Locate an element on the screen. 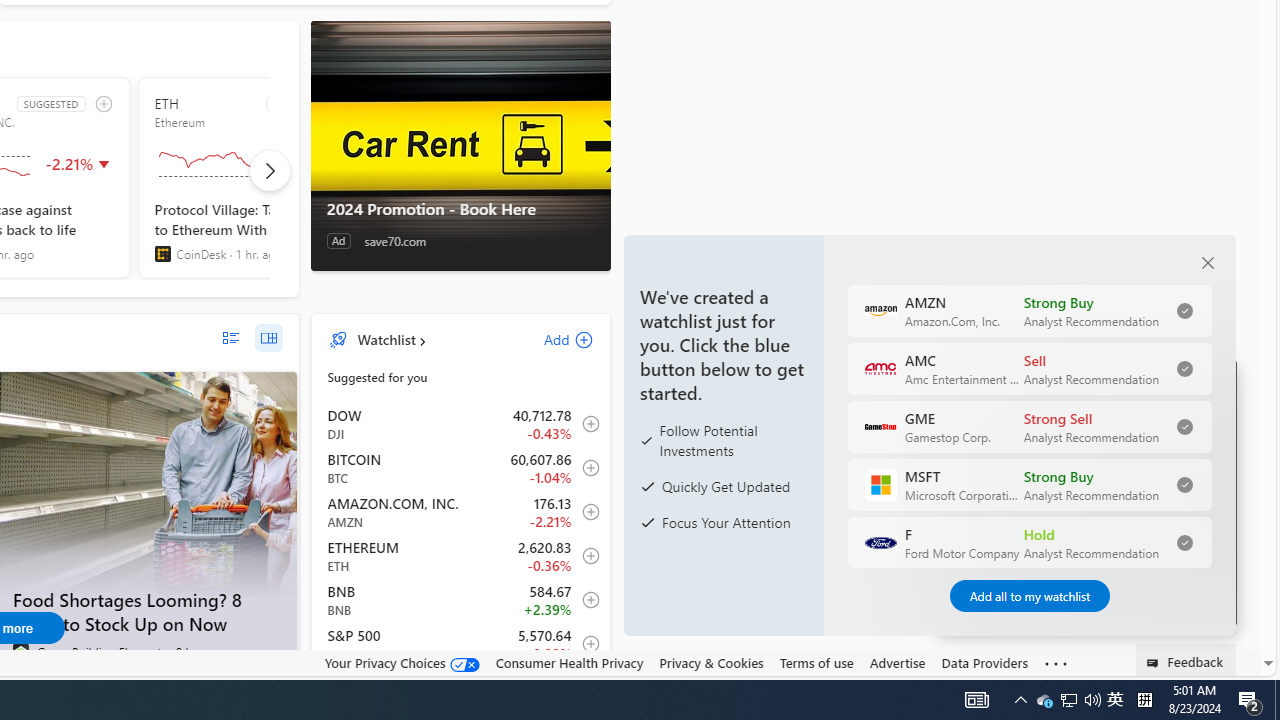 This screenshot has width=1280, height=720. 'Terms of use' is located at coordinates (816, 663).